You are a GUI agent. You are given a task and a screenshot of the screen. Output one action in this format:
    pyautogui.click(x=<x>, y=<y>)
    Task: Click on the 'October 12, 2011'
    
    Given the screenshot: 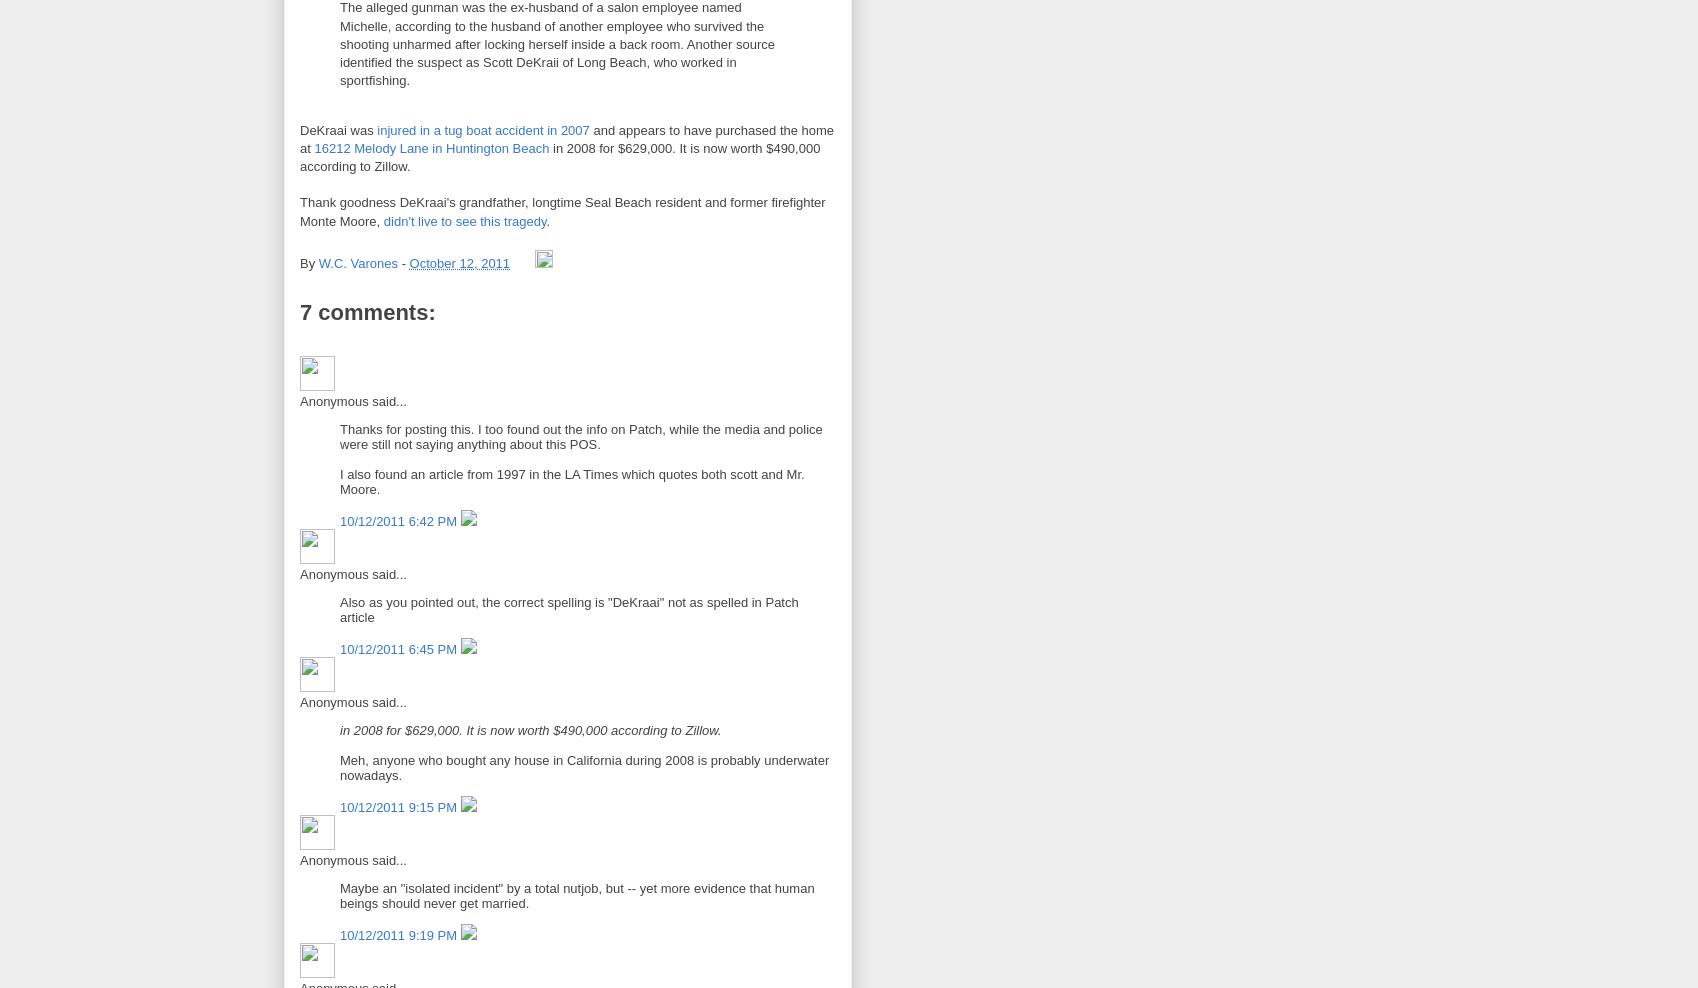 What is the action you would take?
    pyautogui.click(x=458, y=262)
    